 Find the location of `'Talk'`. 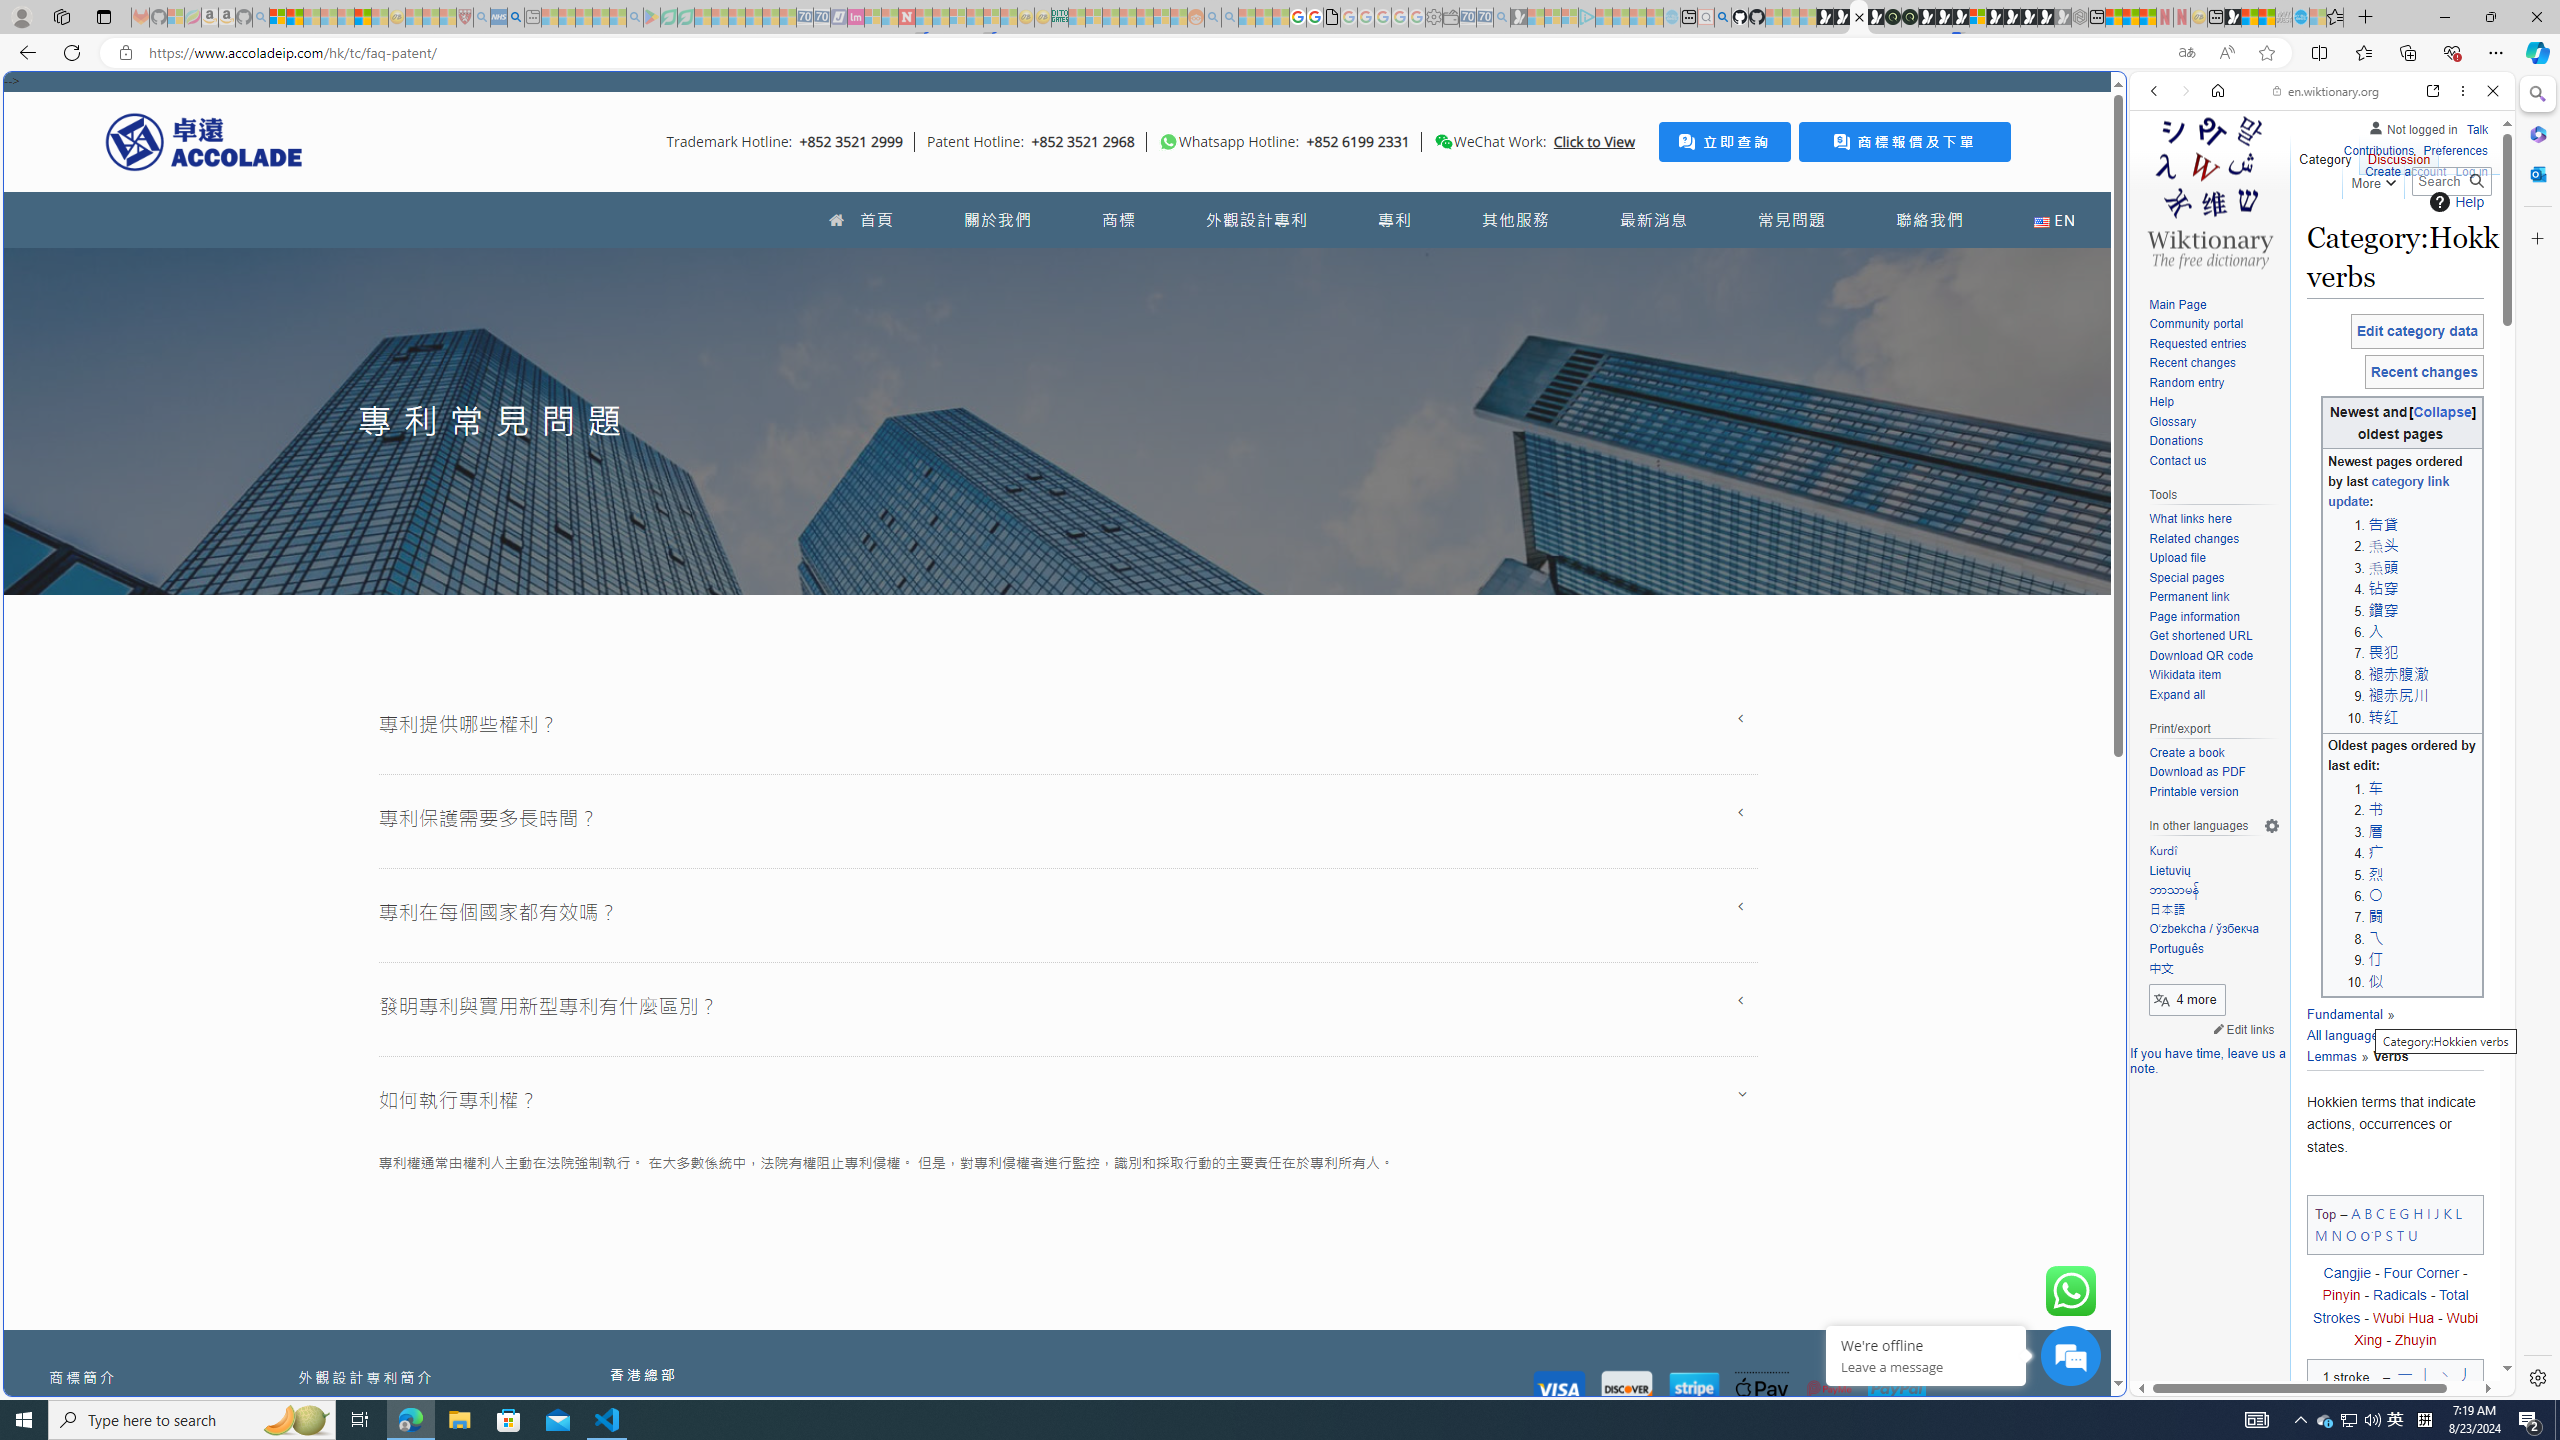

'Talk' is located at coordinates (2475, 129).